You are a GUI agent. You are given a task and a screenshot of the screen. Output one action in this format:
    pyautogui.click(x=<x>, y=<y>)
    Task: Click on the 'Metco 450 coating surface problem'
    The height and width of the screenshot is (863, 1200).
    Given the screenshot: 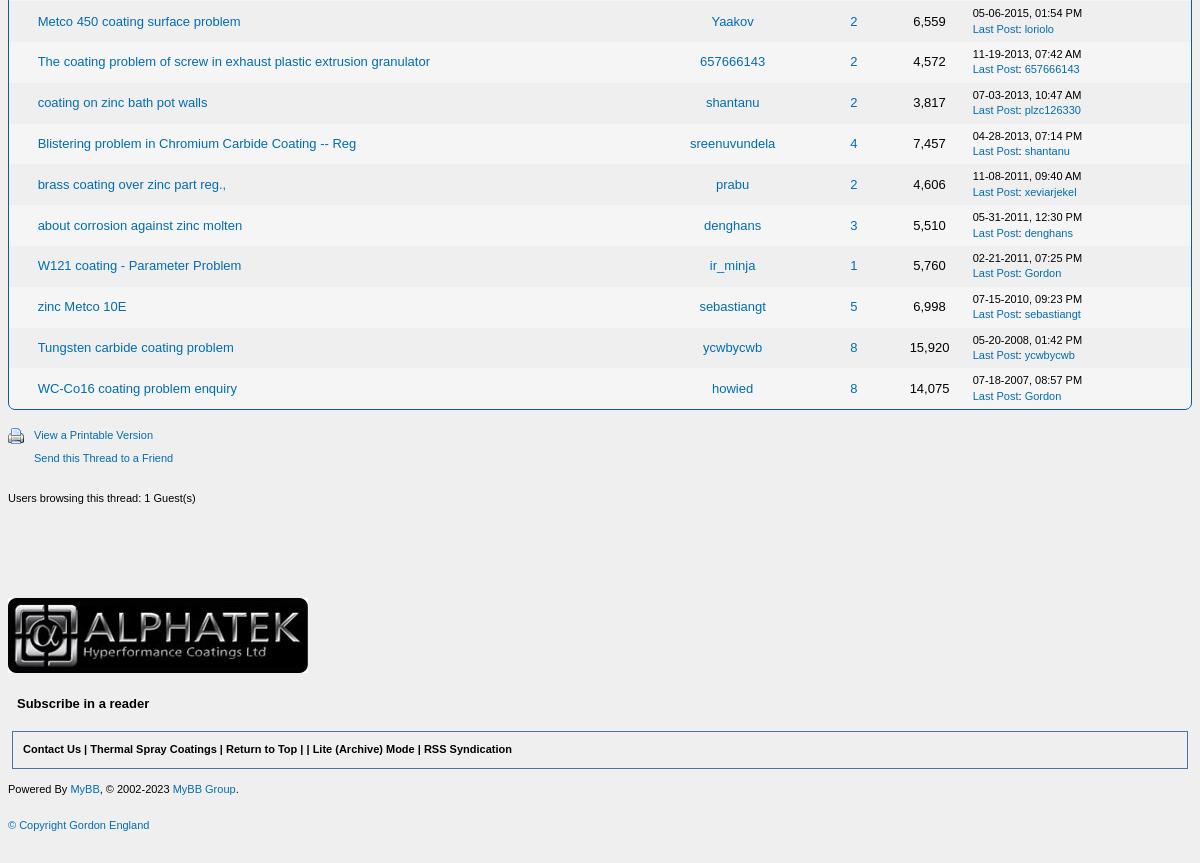 What is the action you would take?
    pyautogui.click(x=138, y=20)
    